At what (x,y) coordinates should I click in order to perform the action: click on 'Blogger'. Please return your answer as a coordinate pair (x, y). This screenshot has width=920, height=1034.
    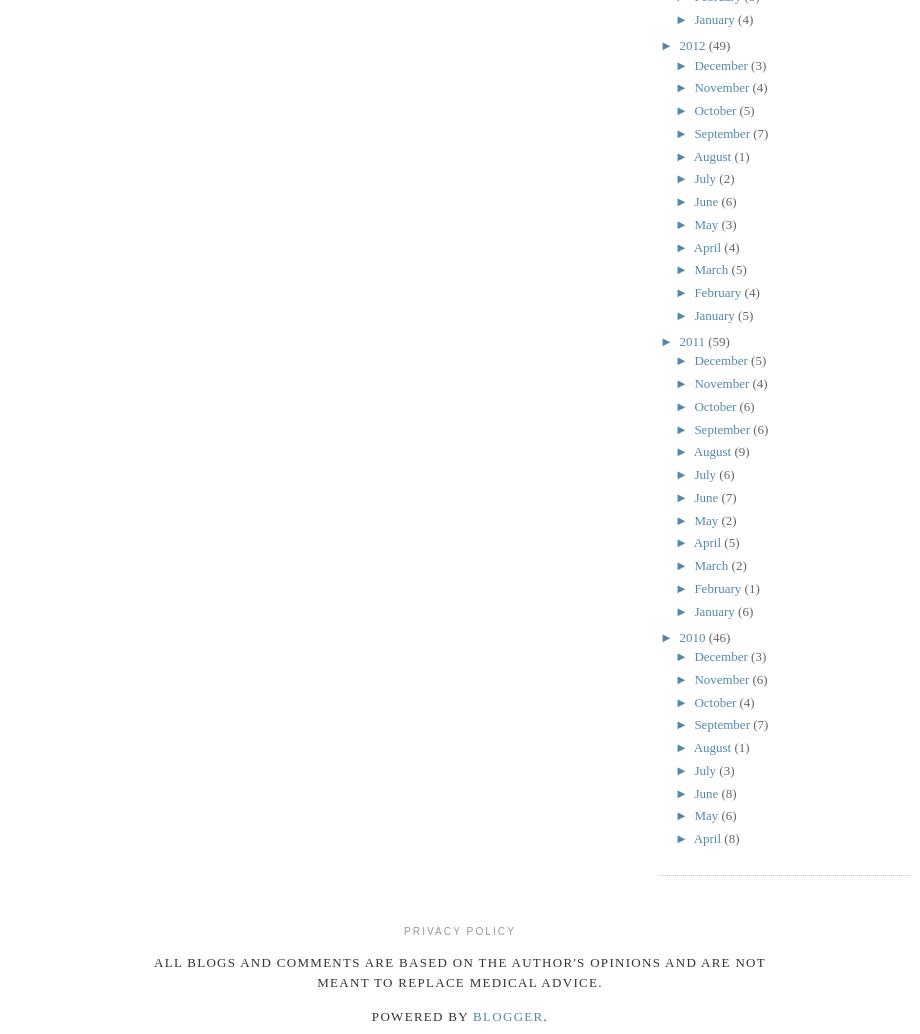
    Looking at the image, I should click on (508, 1015).